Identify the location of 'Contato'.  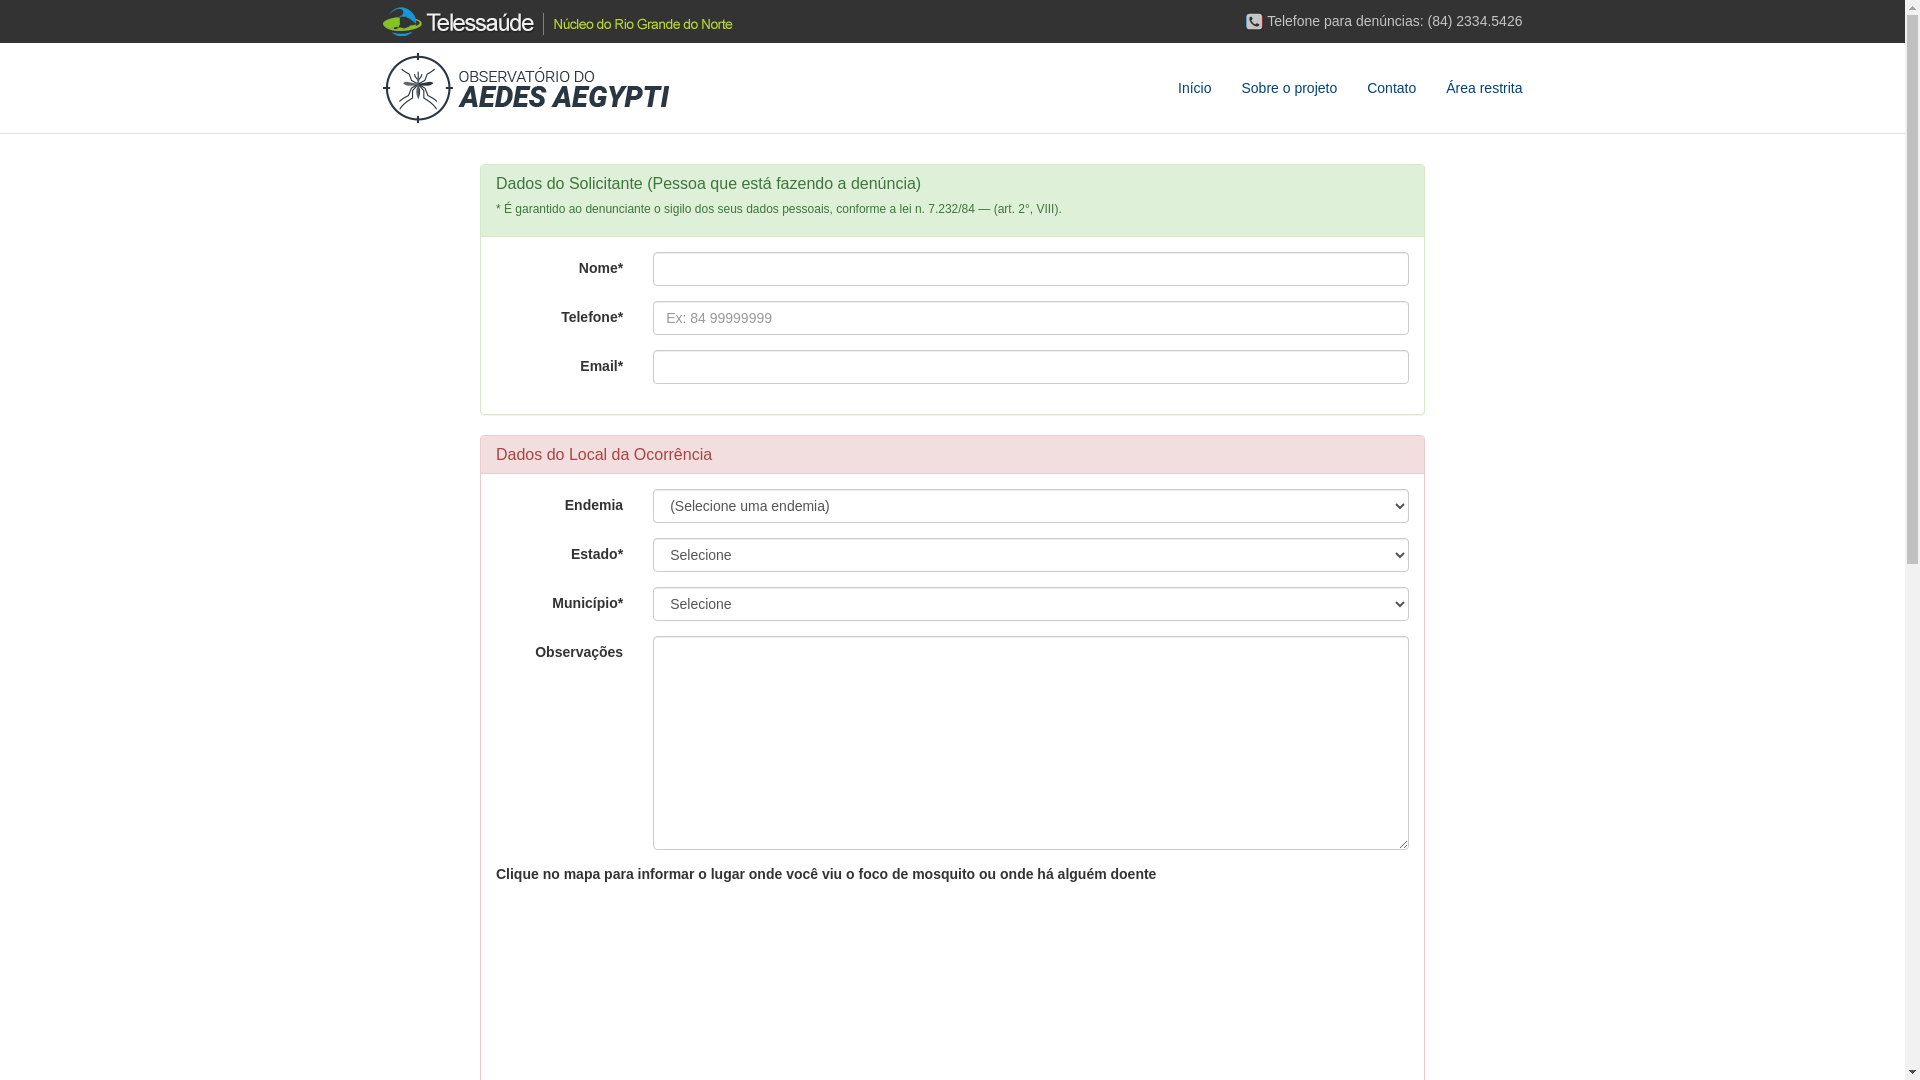
(1390, 87).